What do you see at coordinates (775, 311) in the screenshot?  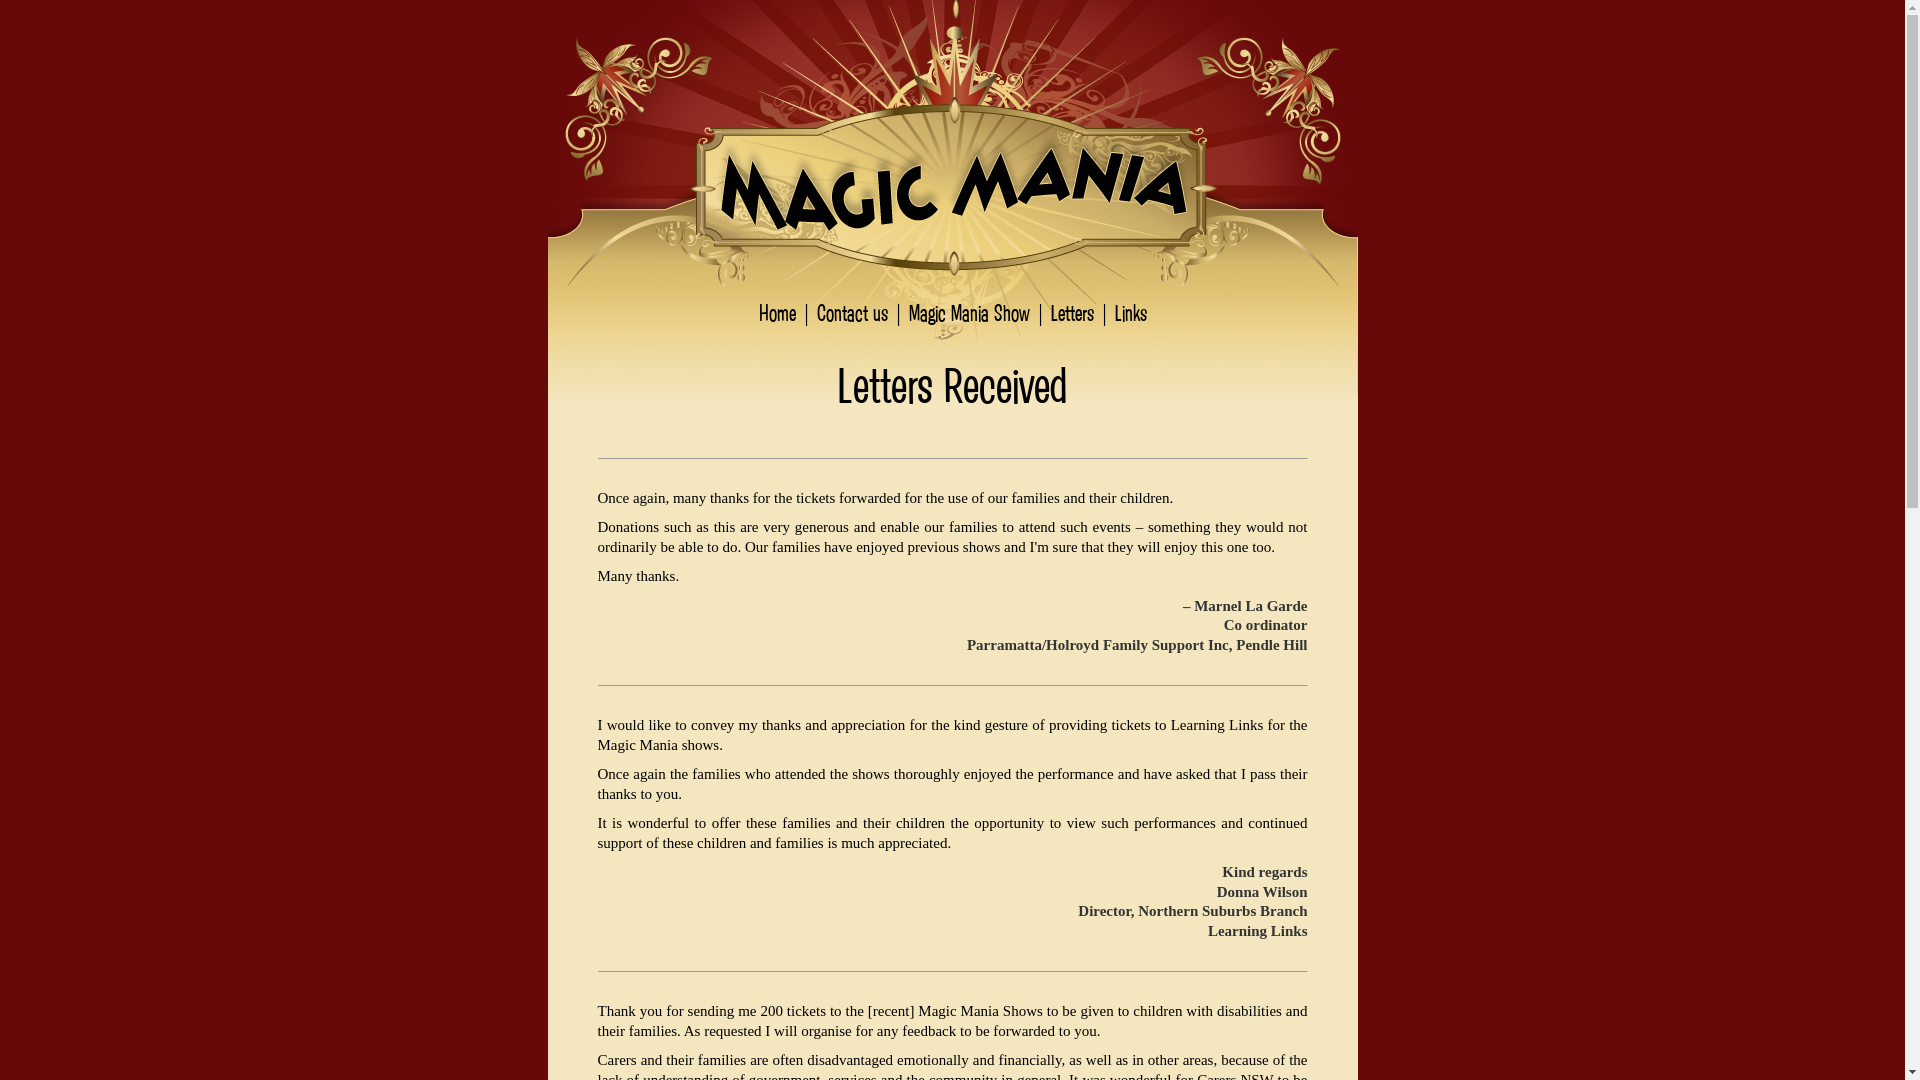 I see `'Home'` at bounding box center [775, 311].